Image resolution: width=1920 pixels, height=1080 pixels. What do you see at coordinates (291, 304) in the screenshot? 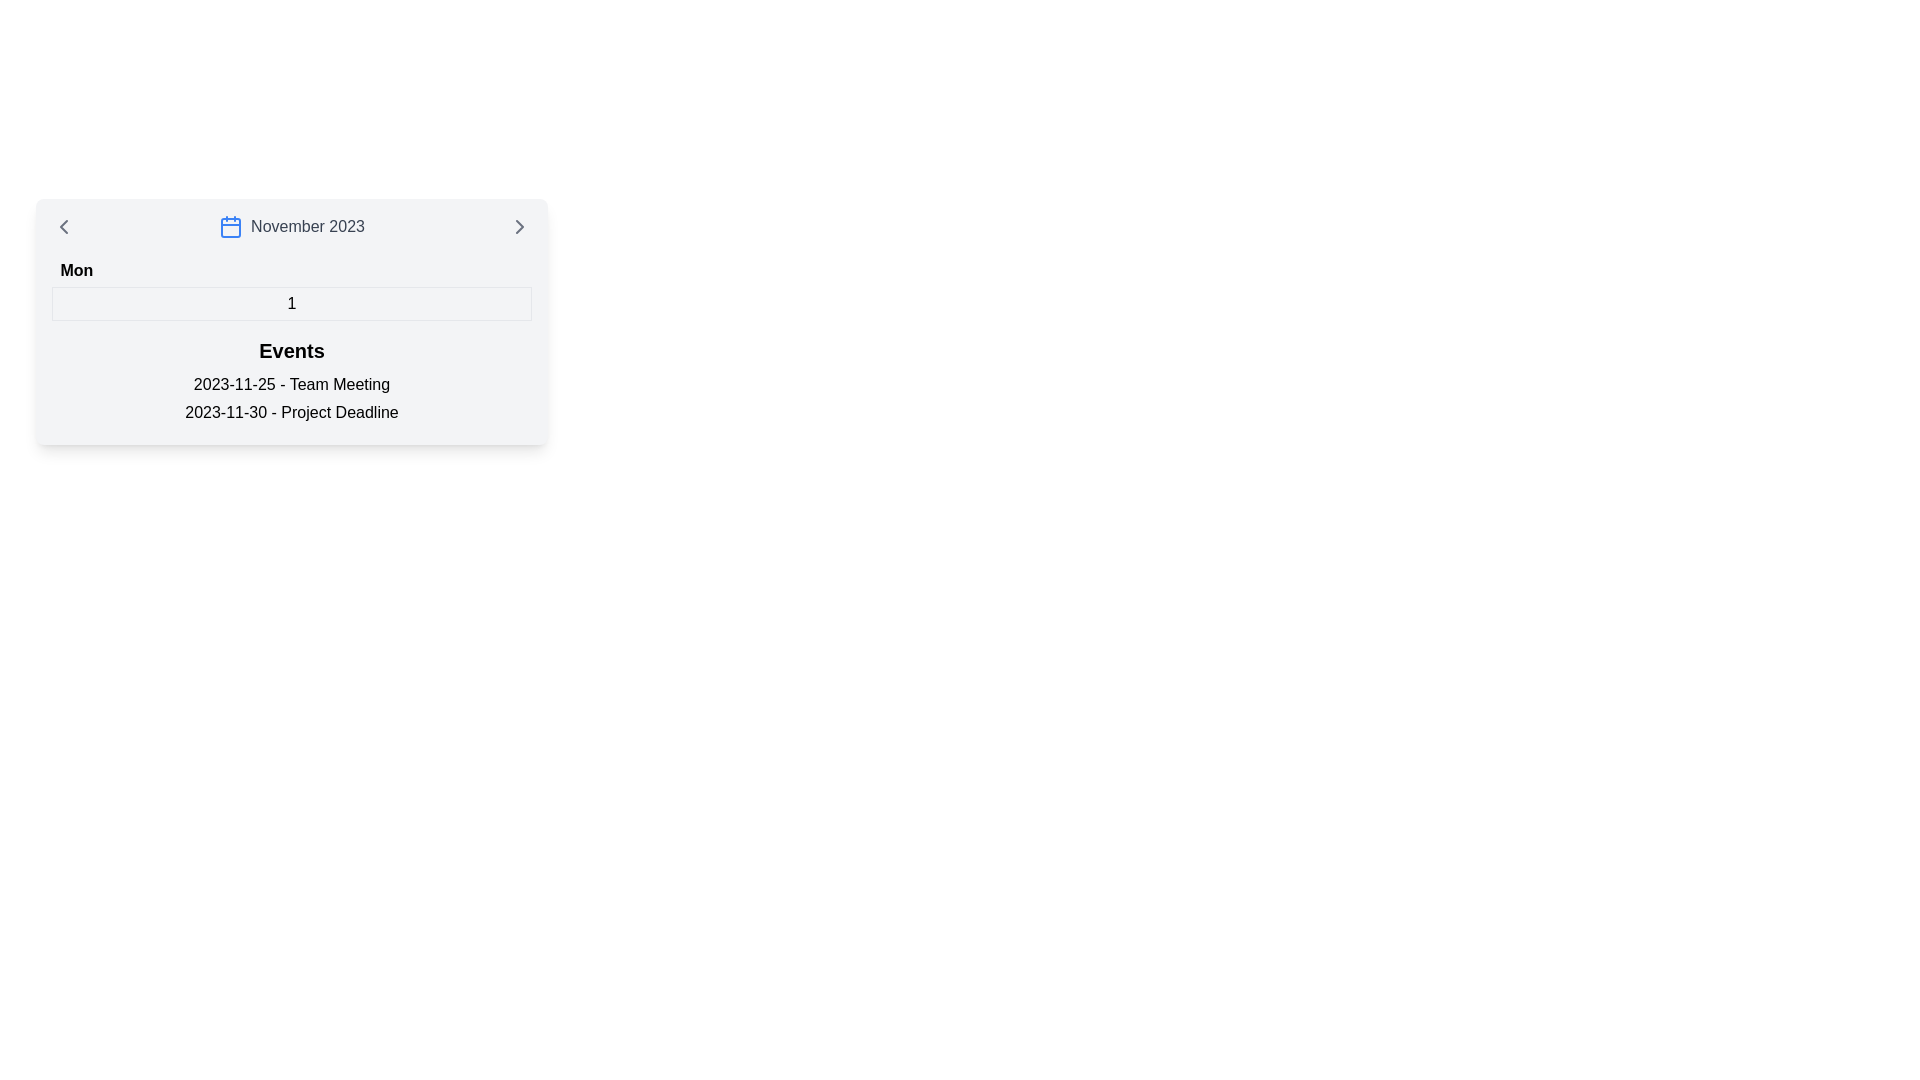
I see `the Text element displaying the digit '1' in a bold font within the calendar grid under the 'Mon' header` at bounding box center [291, 304].